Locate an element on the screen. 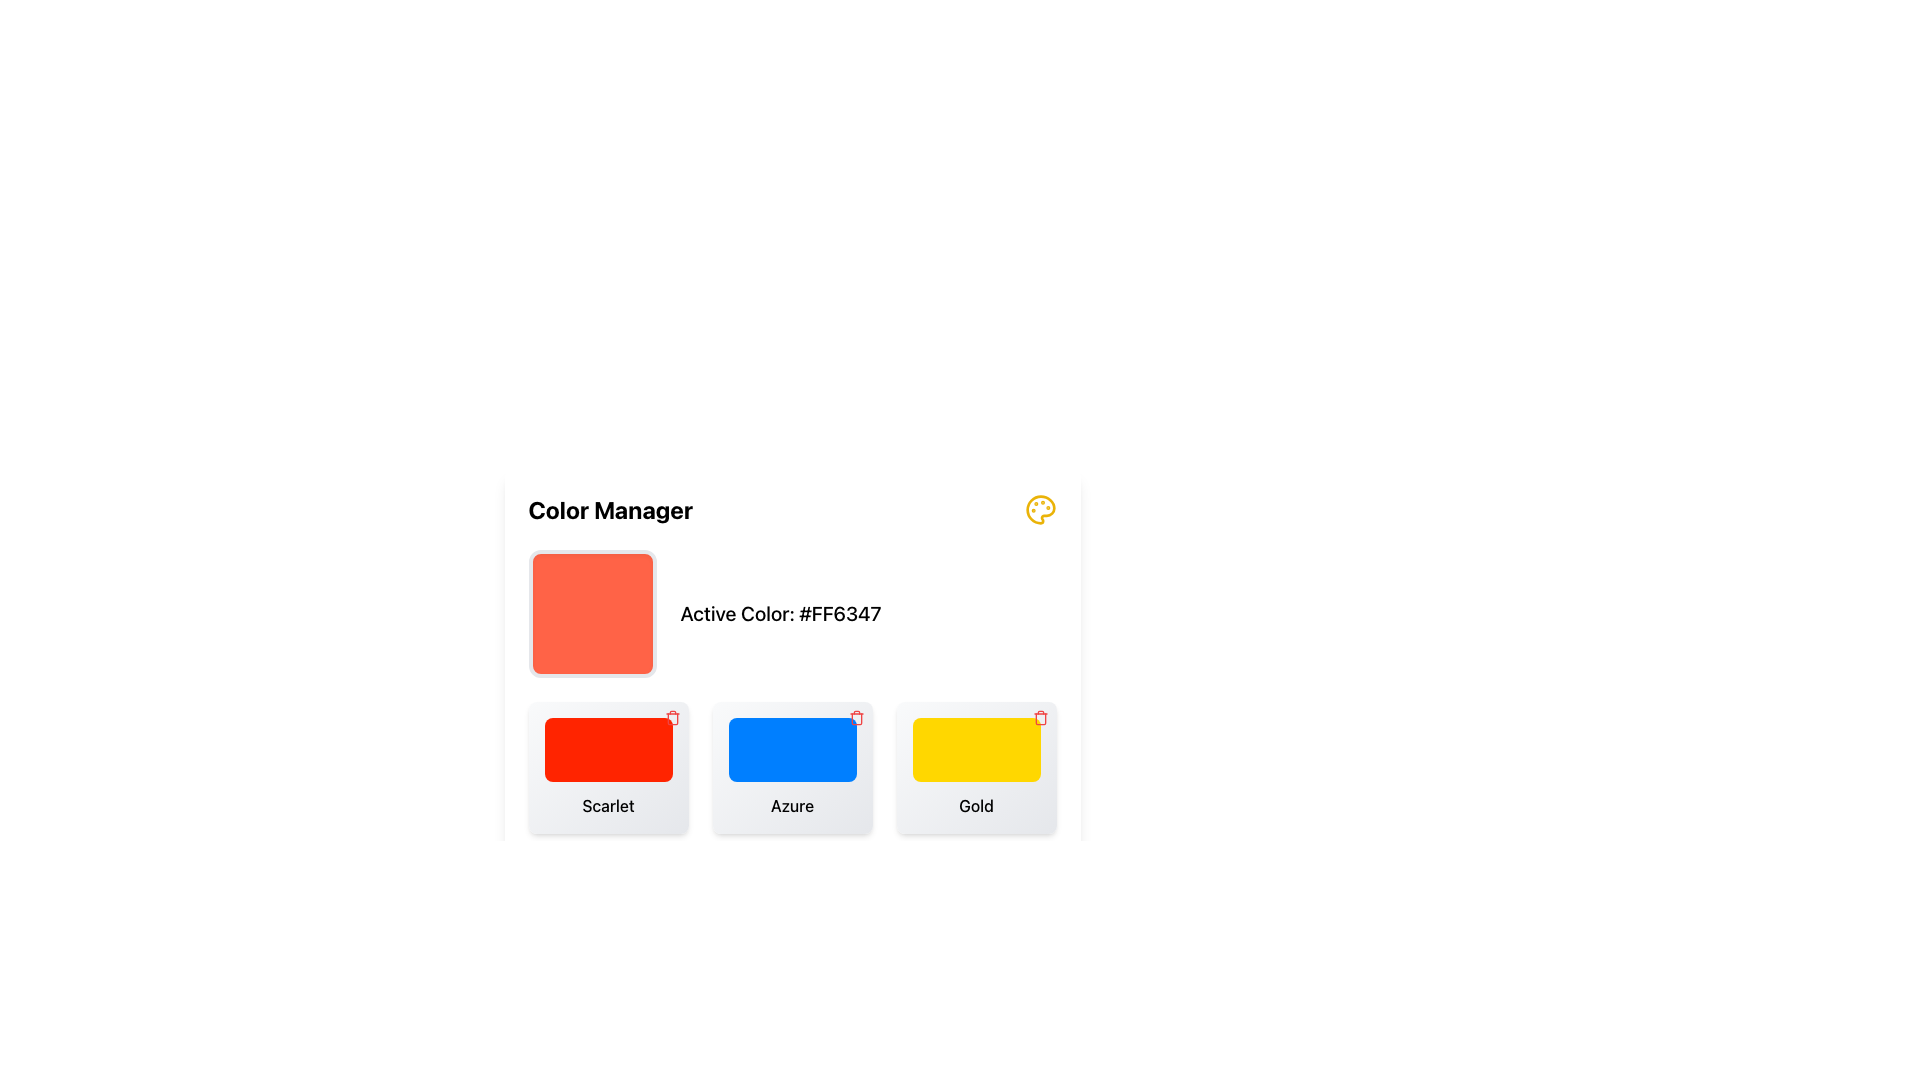 This screenshot has height=1080, width=1920. the 'Gold' selectable card in the grid is located at coordinates (976, 766).